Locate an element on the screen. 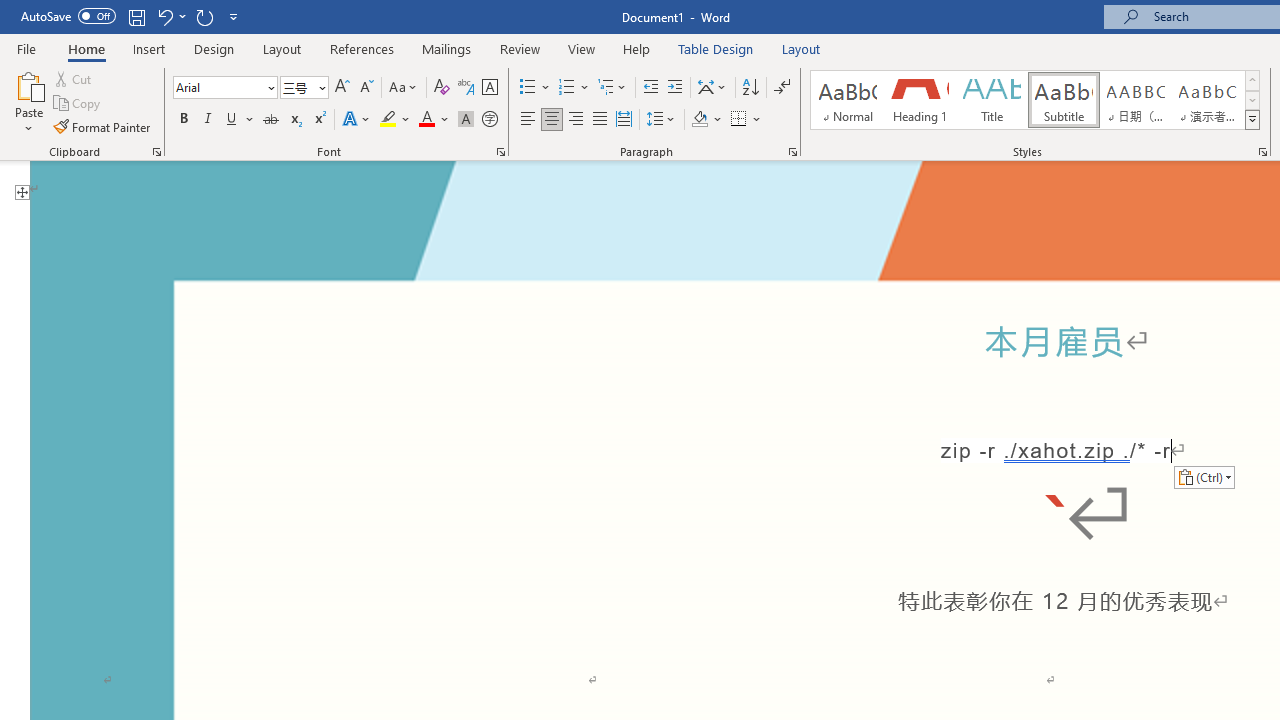 Image resolution: width=1280 pixels, height=720 pixels. 'Styles...' is located at coordinates (1261, 150).